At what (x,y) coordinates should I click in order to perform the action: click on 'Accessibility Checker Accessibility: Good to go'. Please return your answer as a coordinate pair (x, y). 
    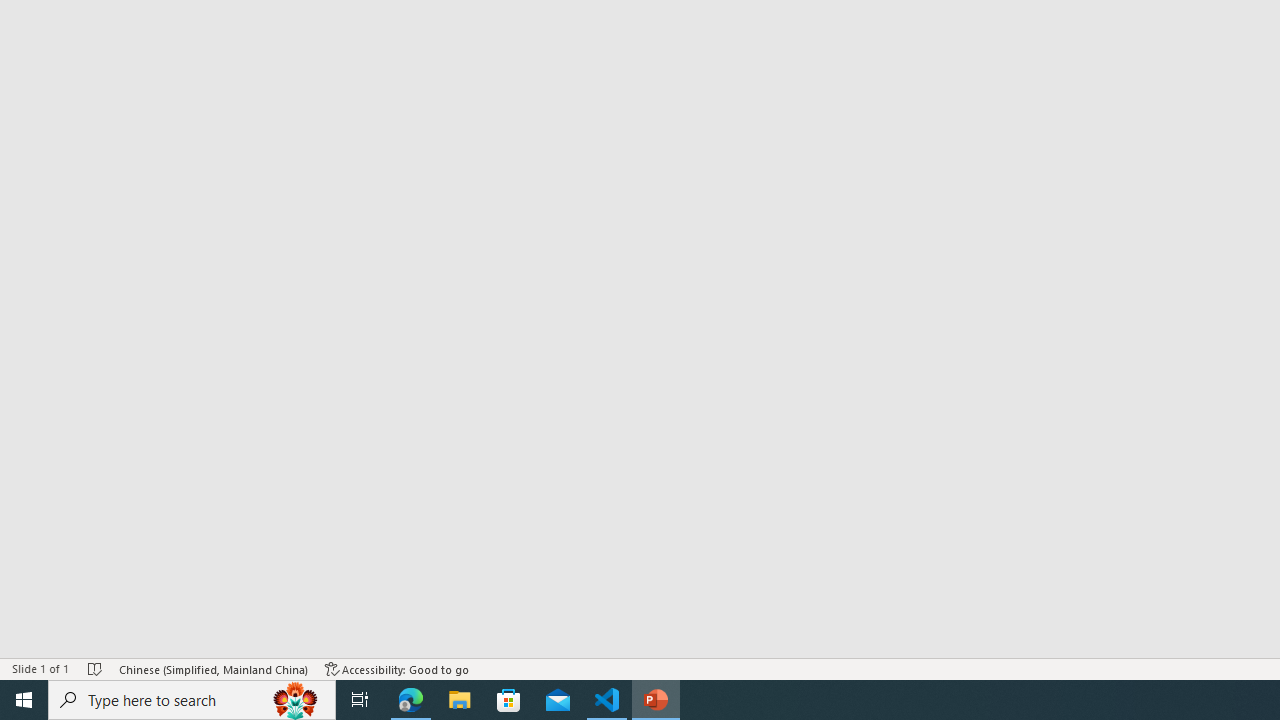
    Looking at the image, I should click on (397, 669).